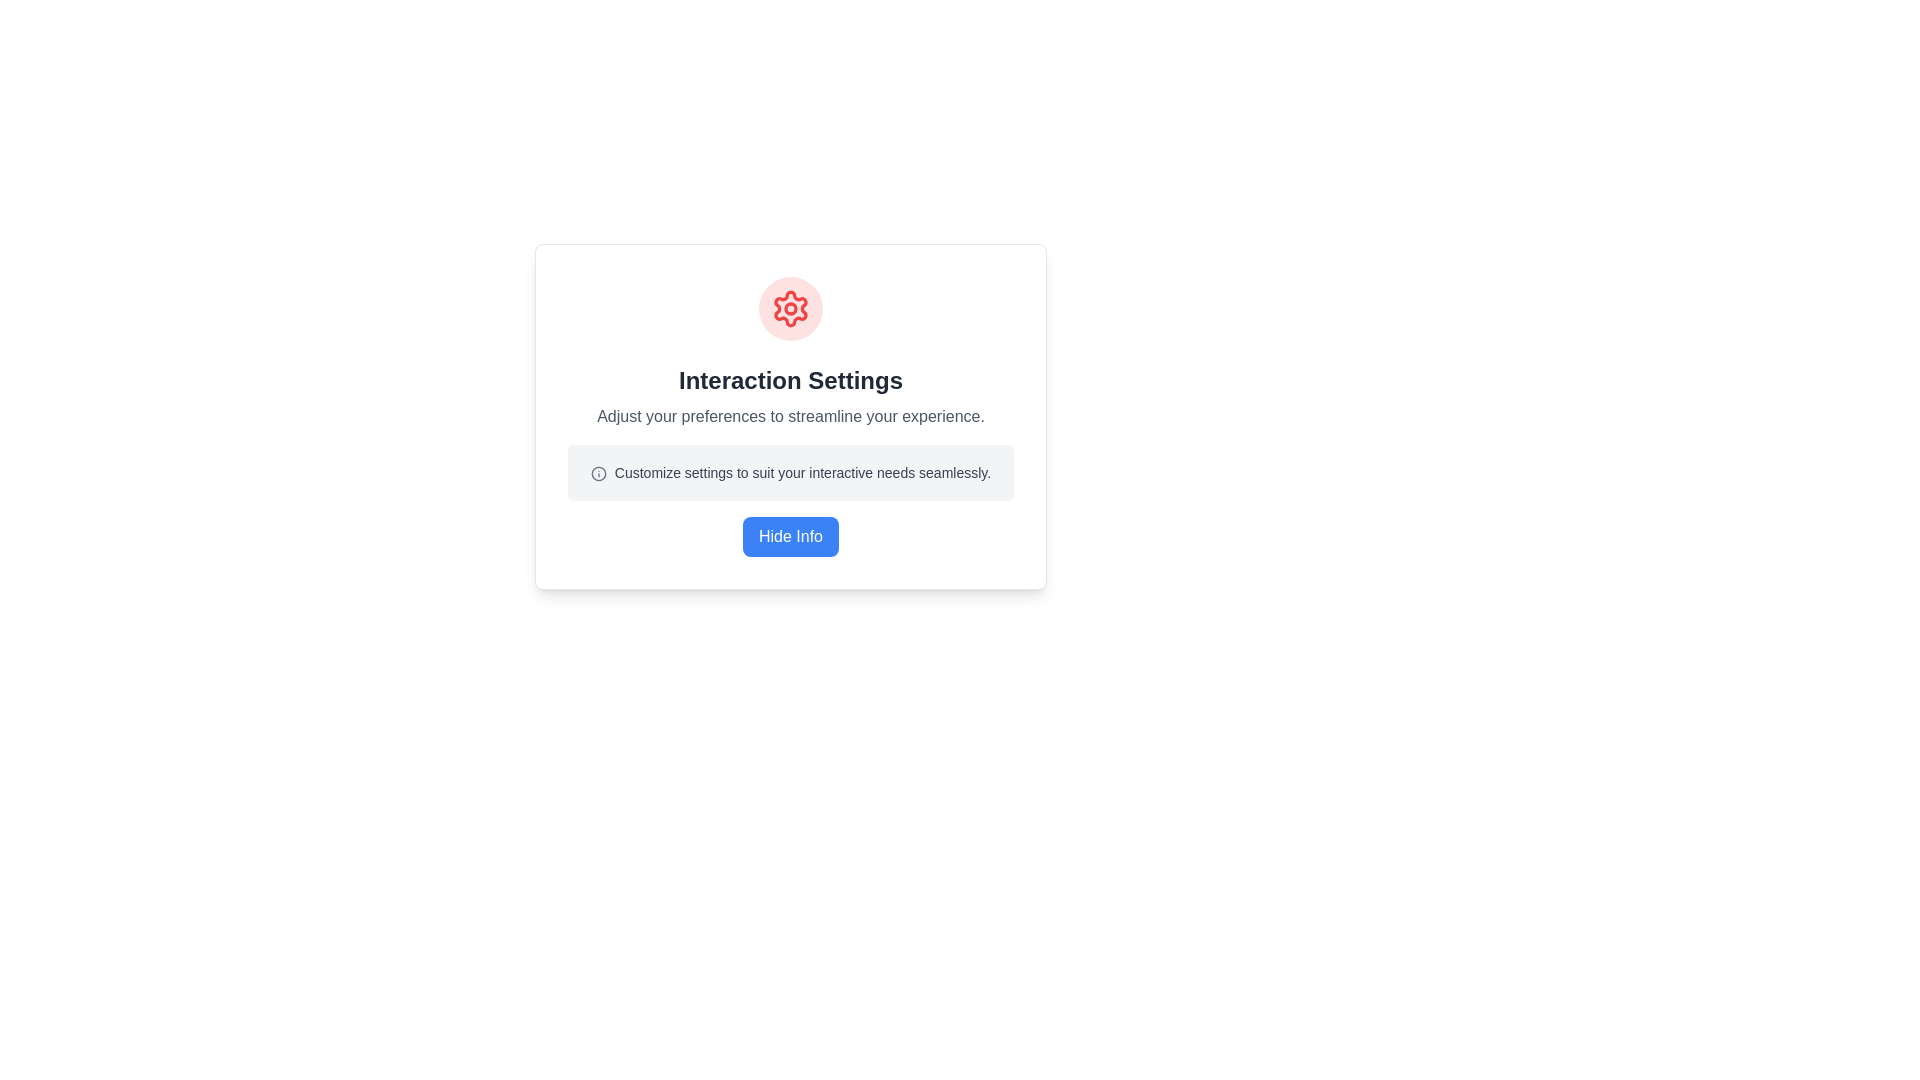  Describe the element at coordinates (790, 308) in the screenshot. I see `the graphical icon element that represents 'Interaction Settings', which is positioned at the top-center of the card above the title text` at that location.